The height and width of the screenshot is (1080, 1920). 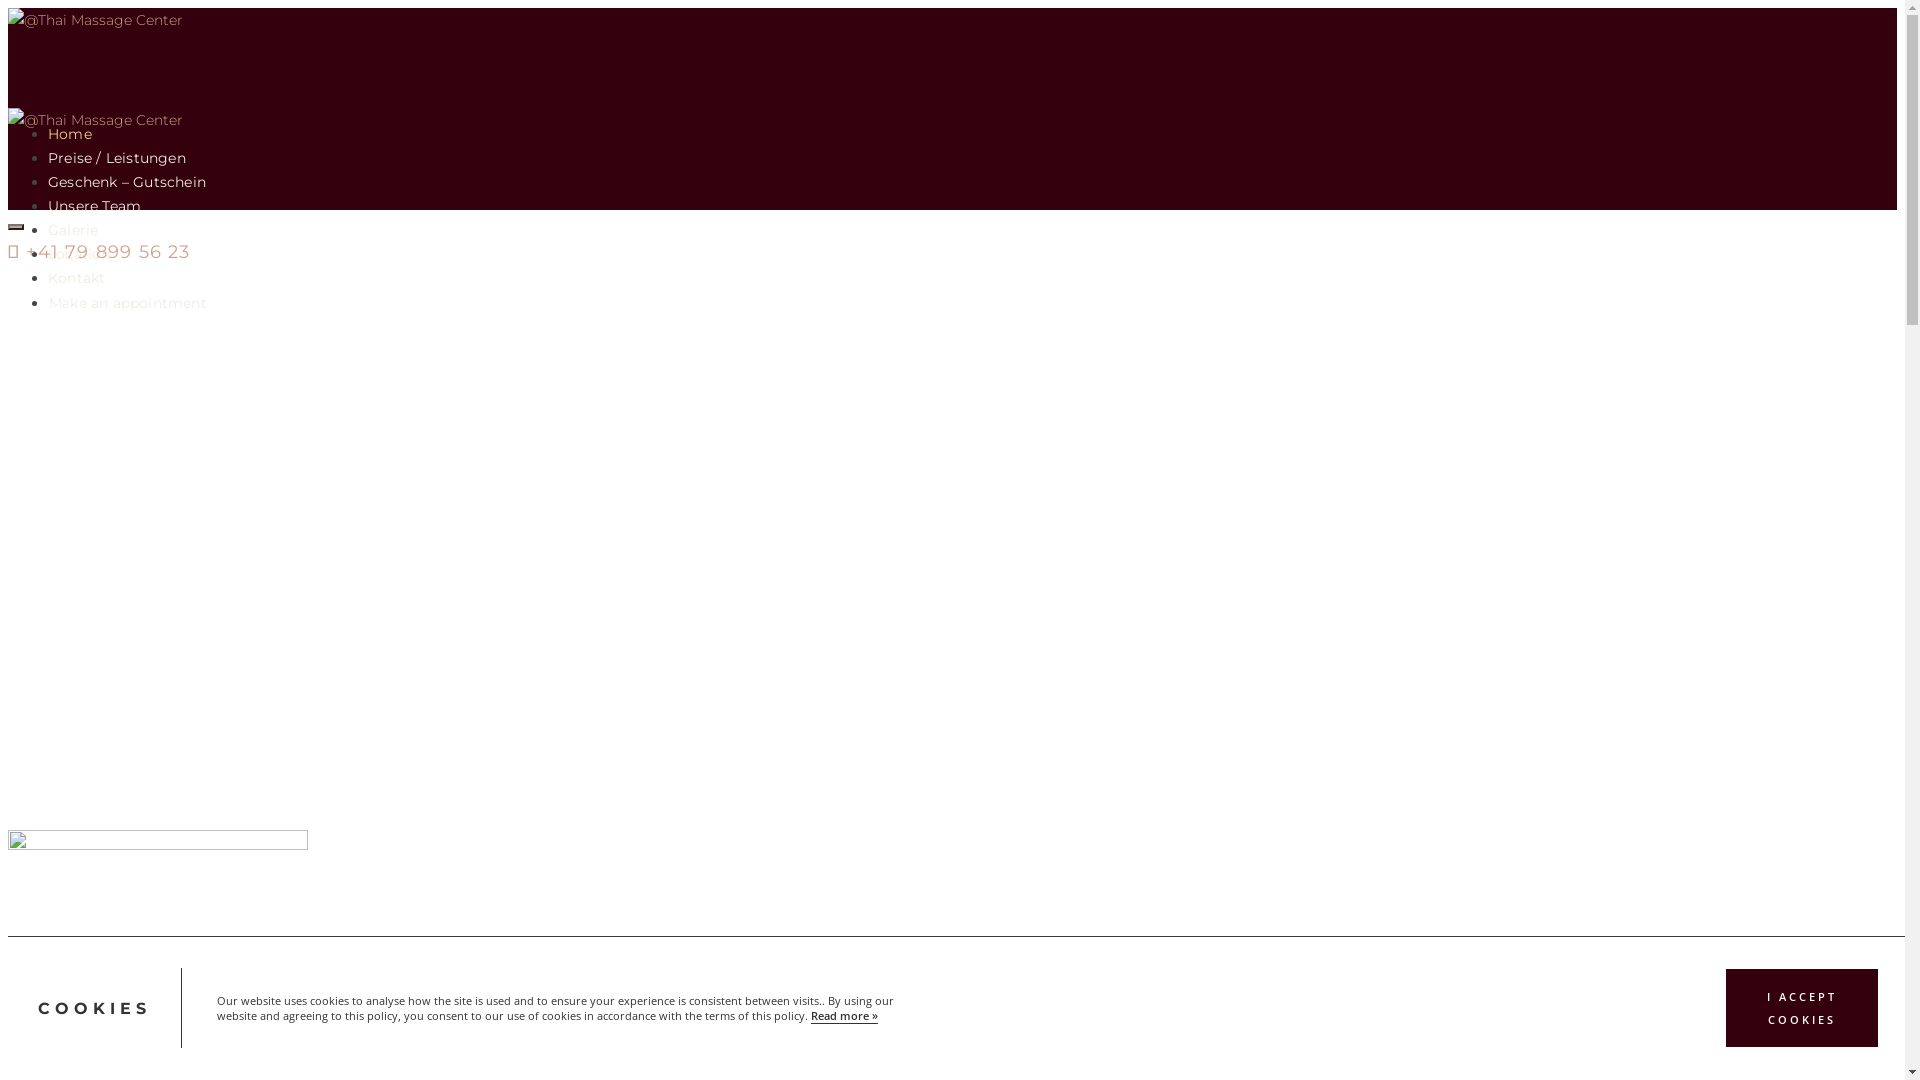 What do you see at coordinates (48, 134) in the screenshot?
I see `'Home'` at bounding box center [48, 134].